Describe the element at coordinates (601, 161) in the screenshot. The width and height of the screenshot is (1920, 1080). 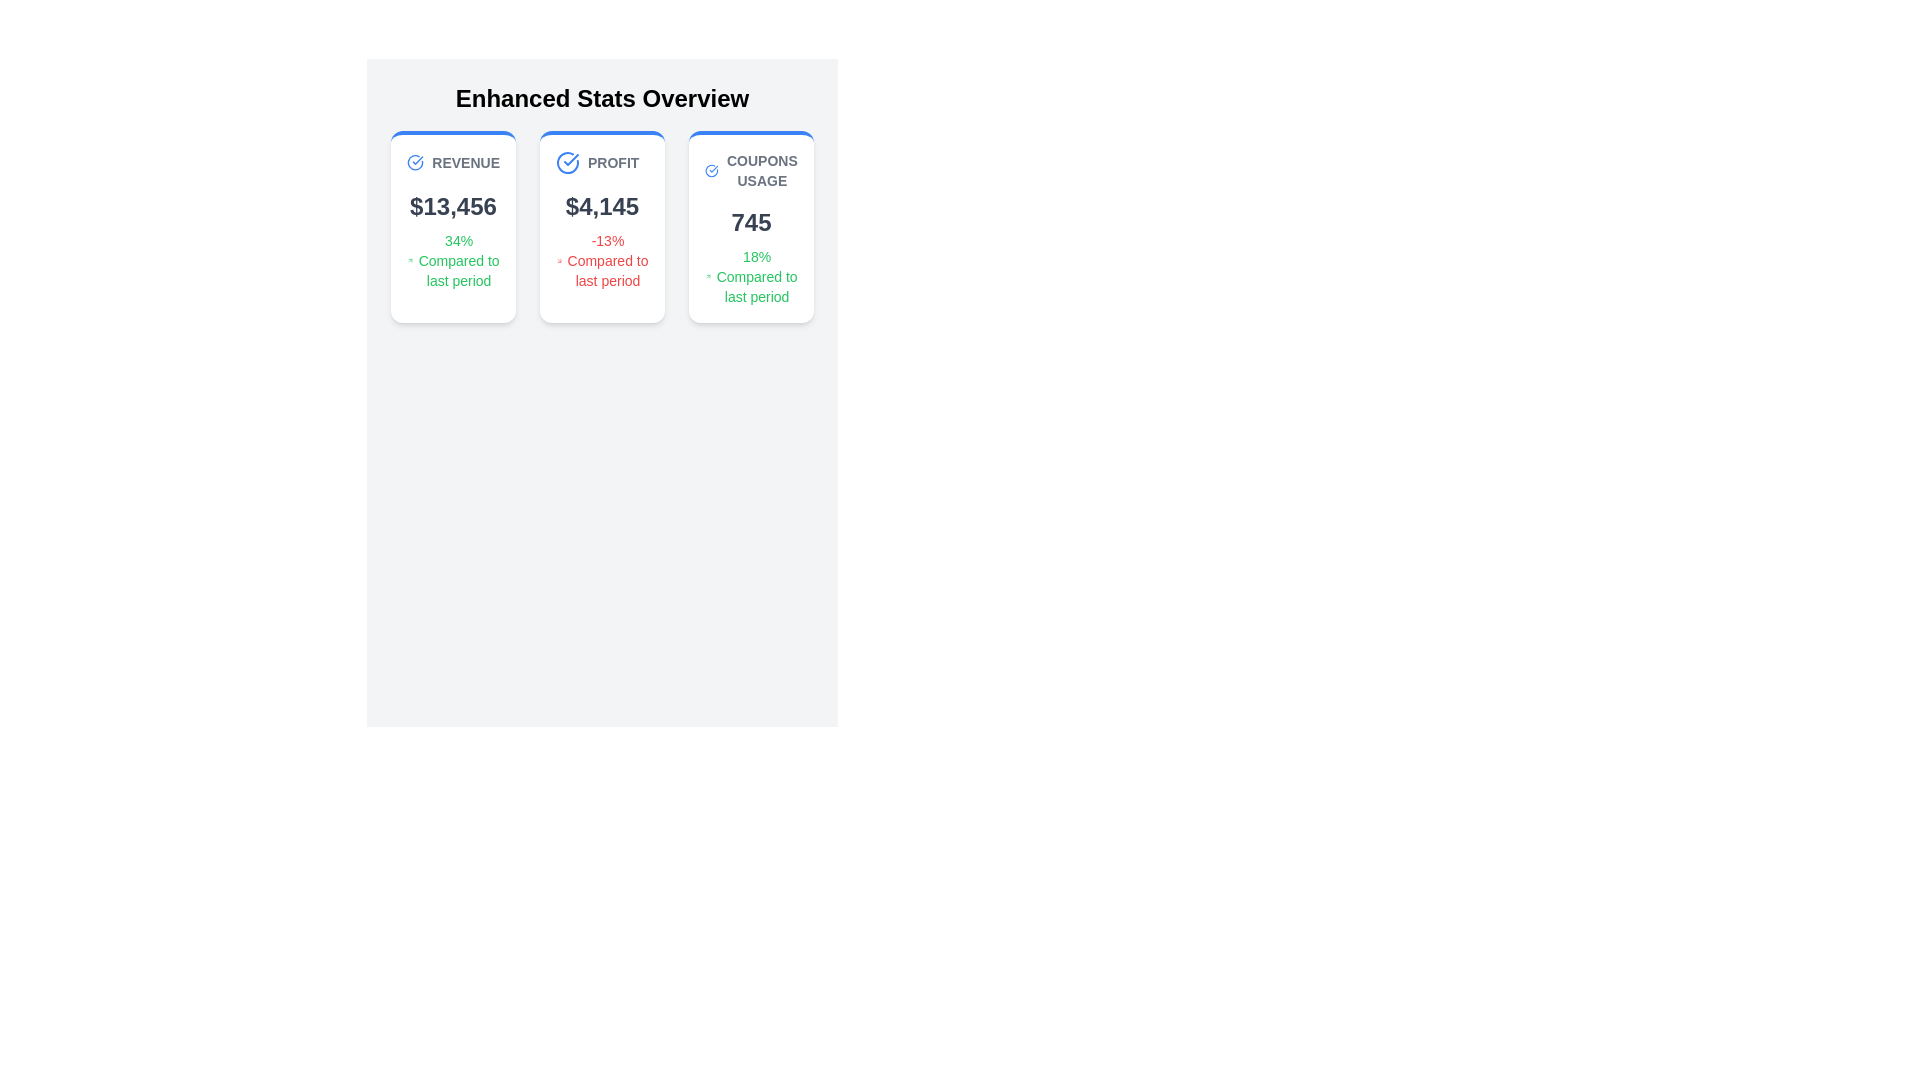
I see `the 'Profit' text label located at the upper center of the middle card, adjacent to a blue checkmark icon` at that location.